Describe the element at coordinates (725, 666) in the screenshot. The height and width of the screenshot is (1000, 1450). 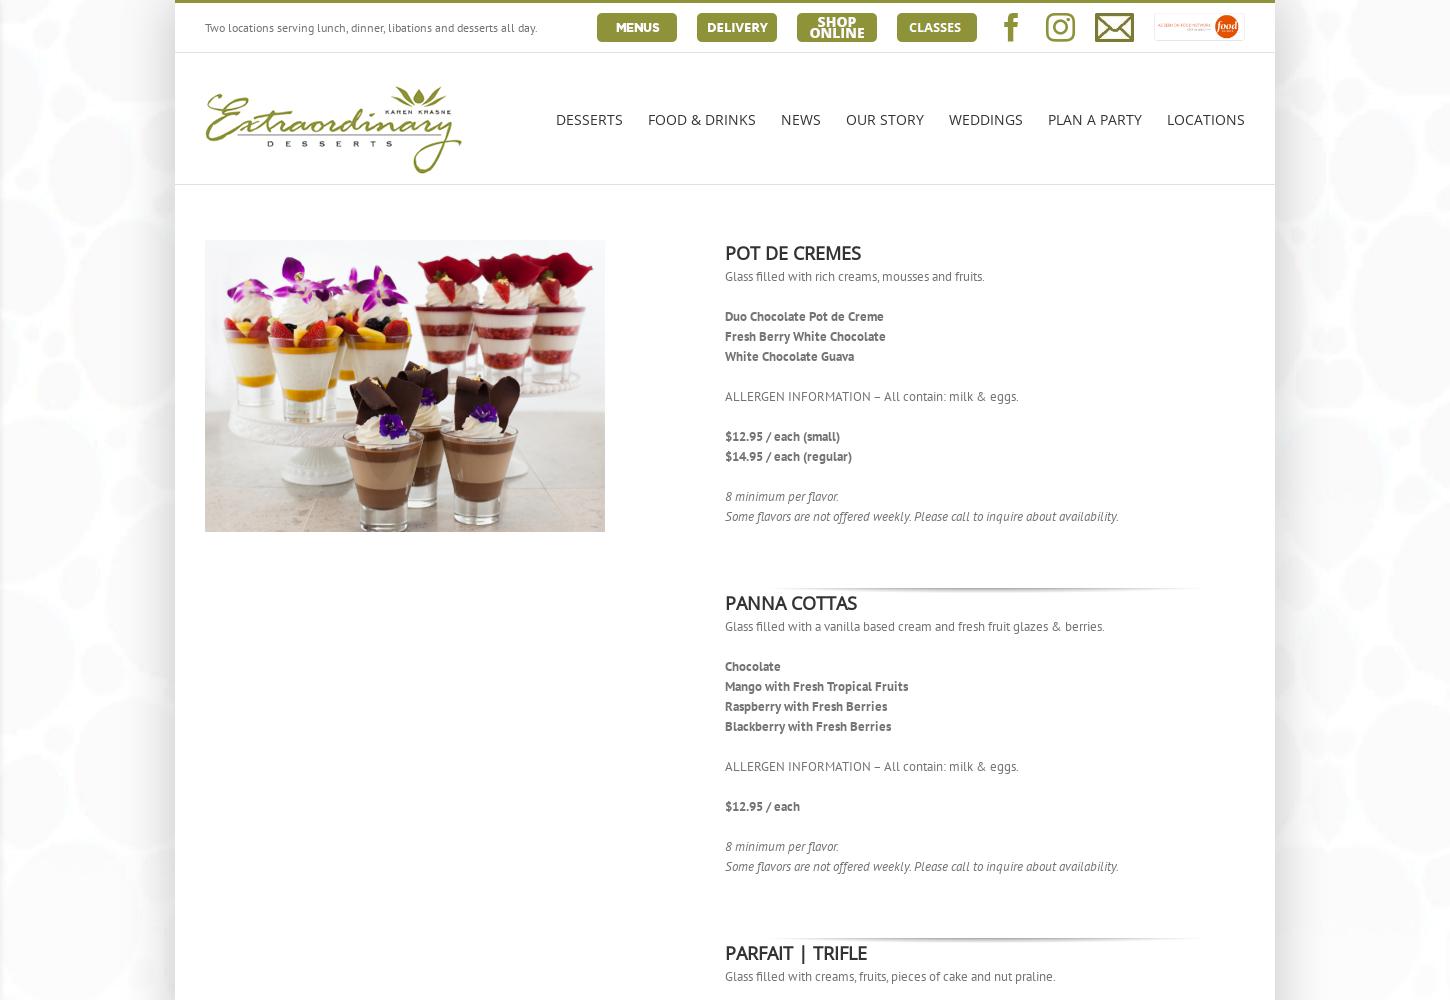
I see `'Chocolate'` at that location.